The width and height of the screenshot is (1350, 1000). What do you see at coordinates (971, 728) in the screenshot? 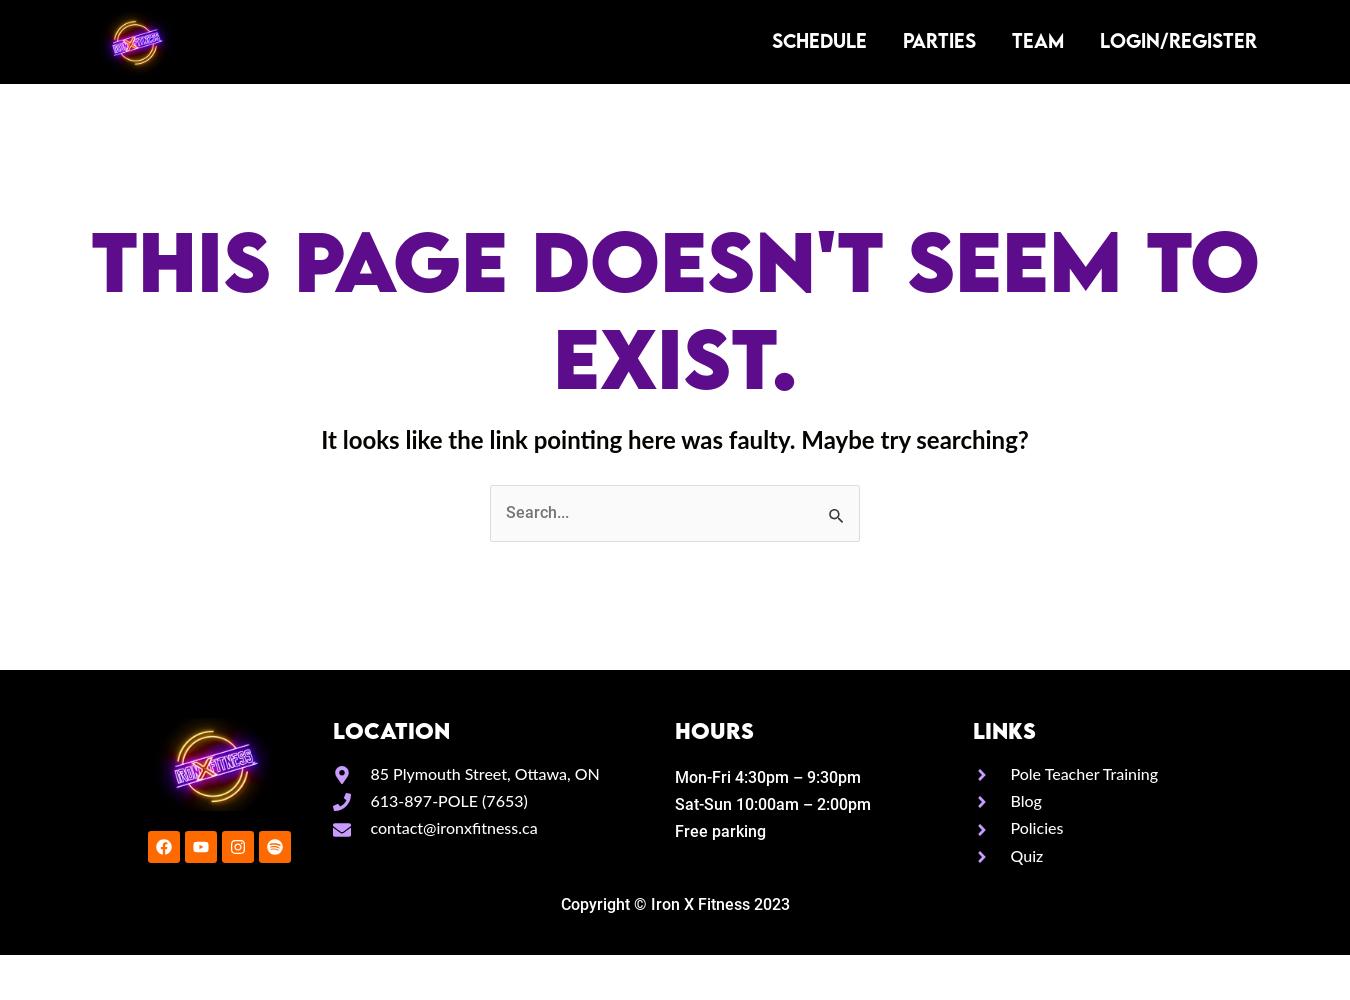
I see `'LINKS'` at bounding box center [971, 728].